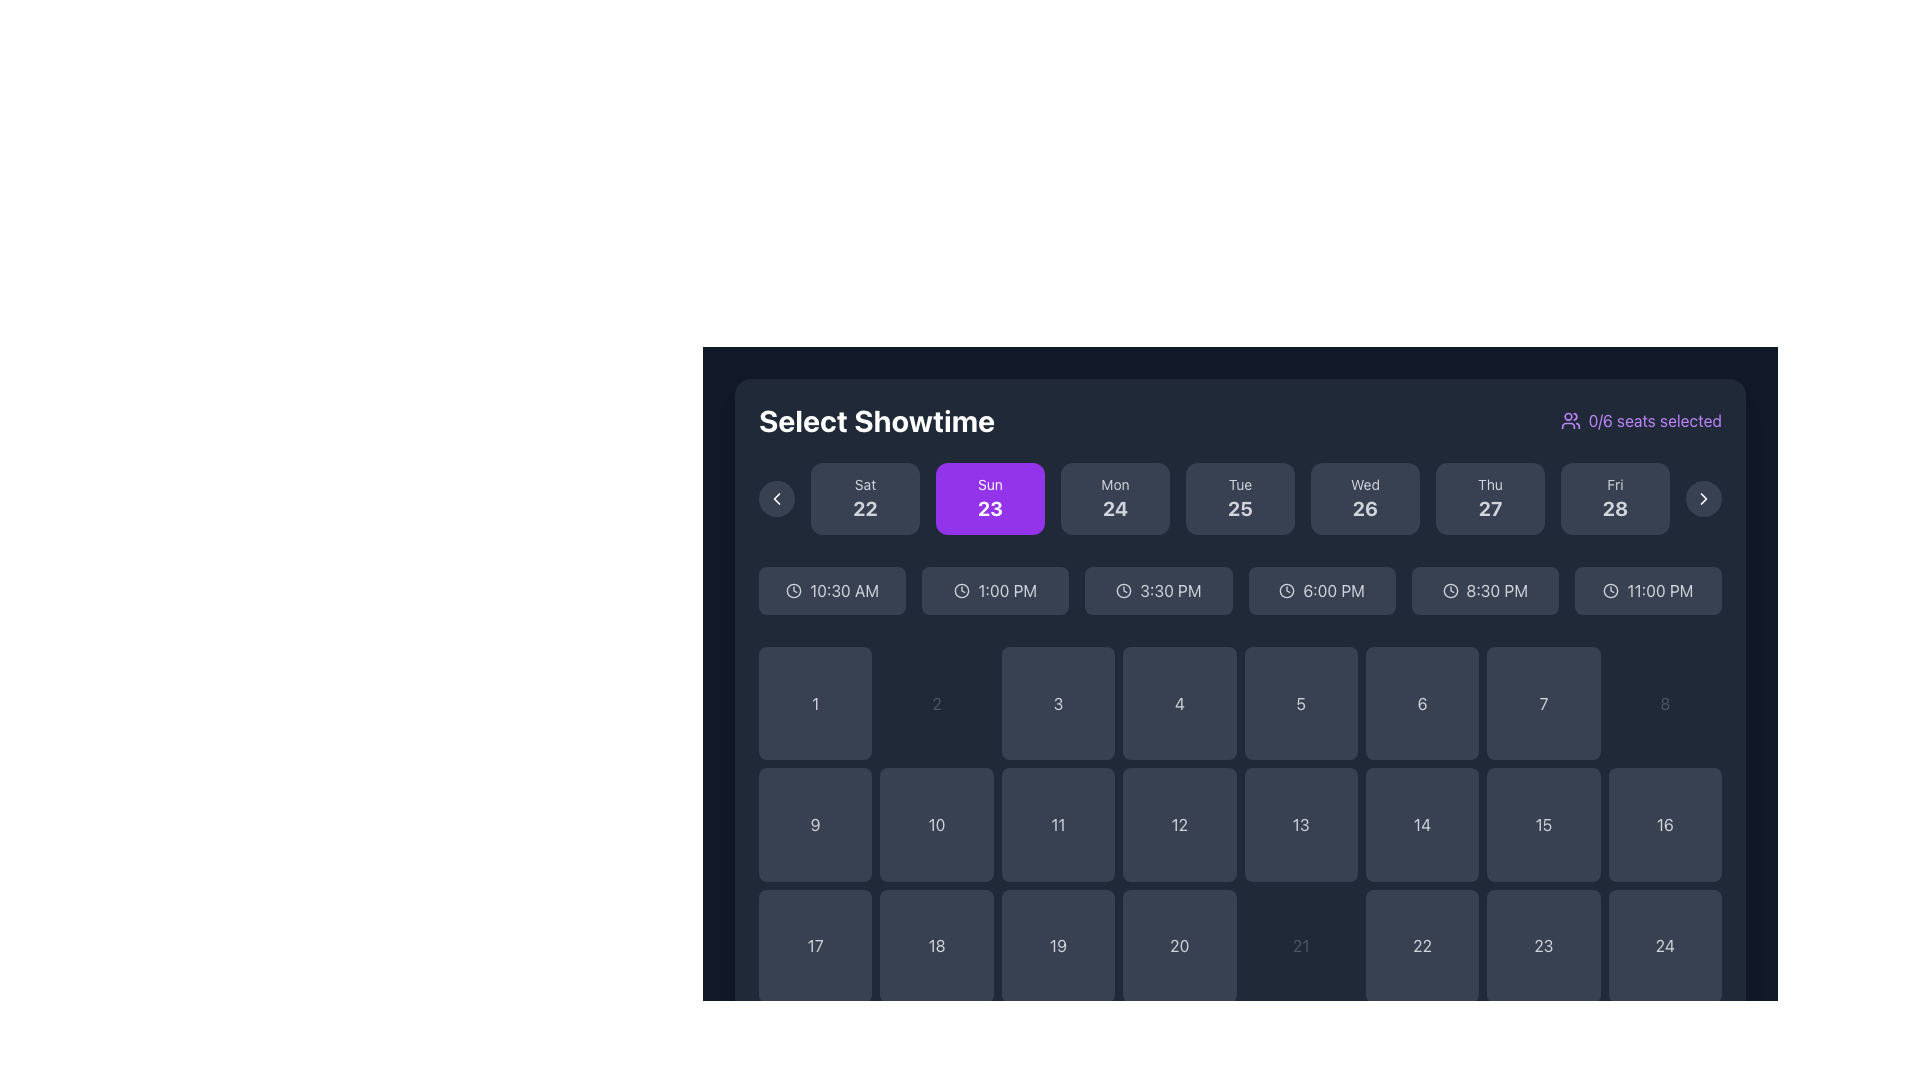 Image resolution: width=1920 pixels, height=1080 pixels. What do you see at coordinates (1239, 508) in the screenshot?
I see `the bold label displaying the date '25'` at bounding box center [1239, 508].